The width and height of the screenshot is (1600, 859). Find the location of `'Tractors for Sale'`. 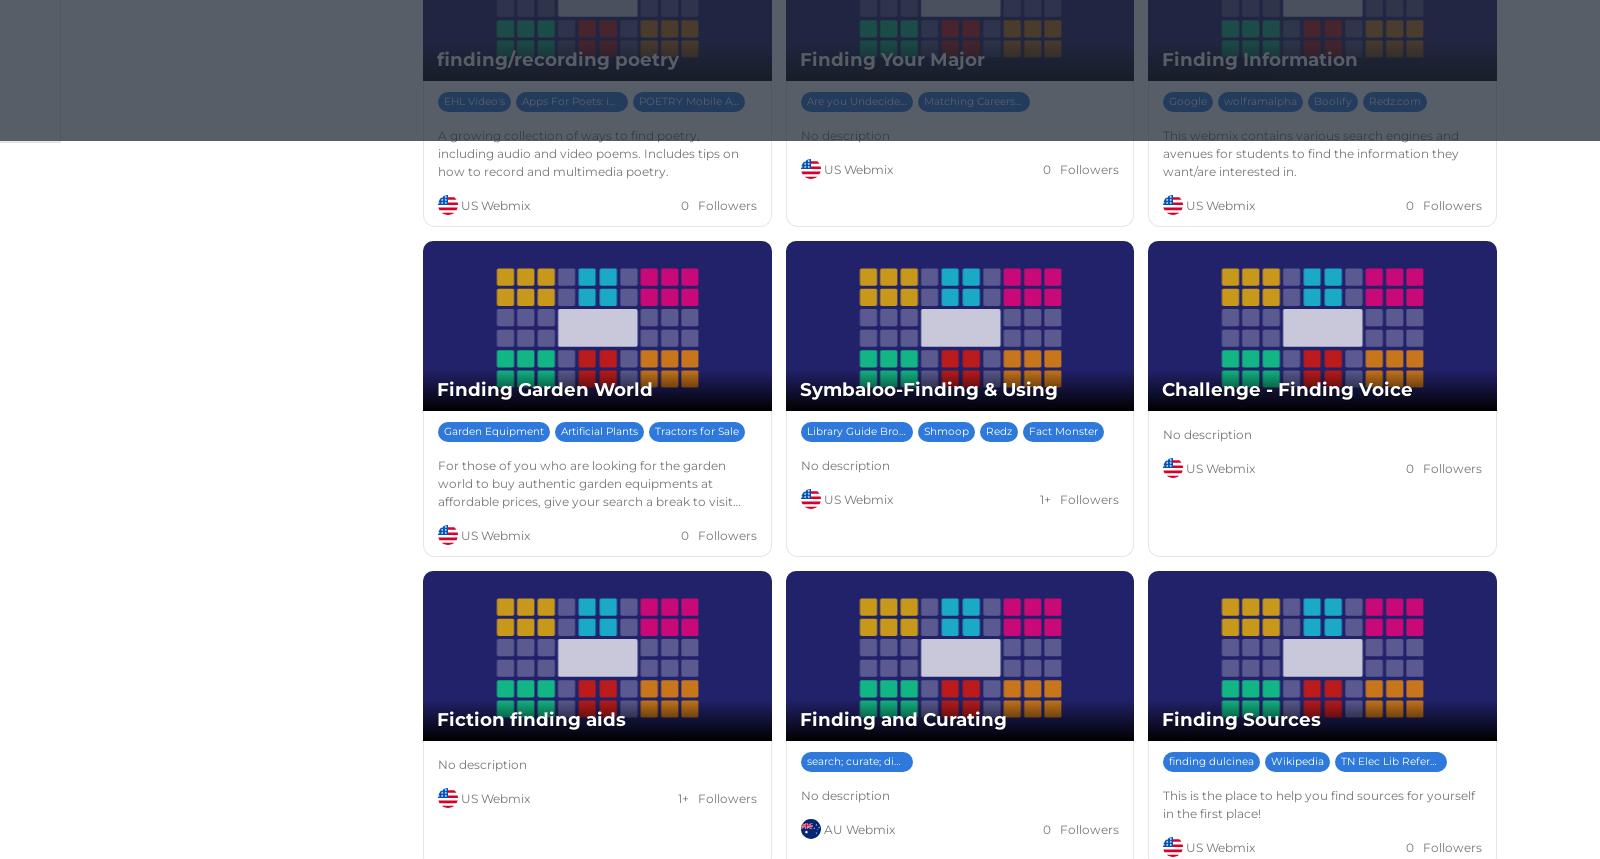

'Tractors for Sale' is located at coordinates (696, 430).